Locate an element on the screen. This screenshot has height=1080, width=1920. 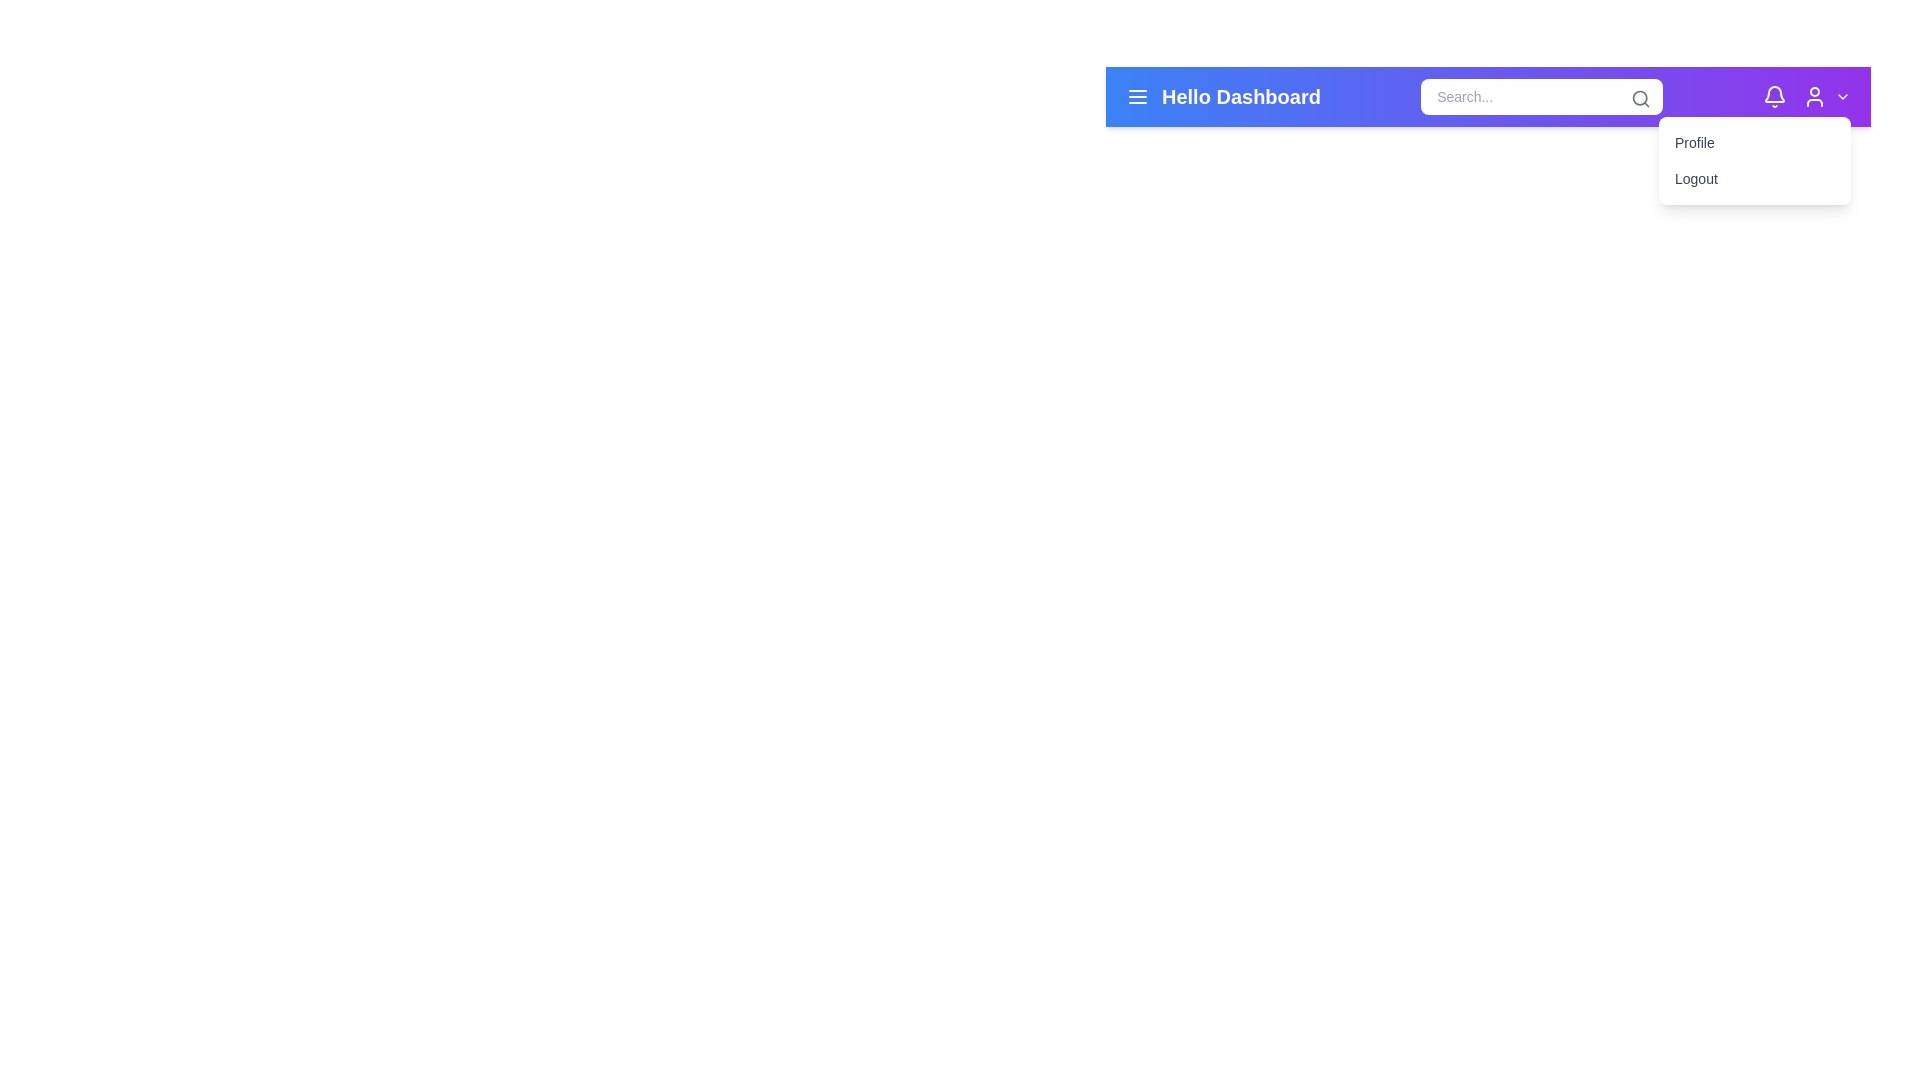
the menu toggle button located in the top navigation bar, leftmost among its siblings, adjacent is located at coordinates (1137, 96).